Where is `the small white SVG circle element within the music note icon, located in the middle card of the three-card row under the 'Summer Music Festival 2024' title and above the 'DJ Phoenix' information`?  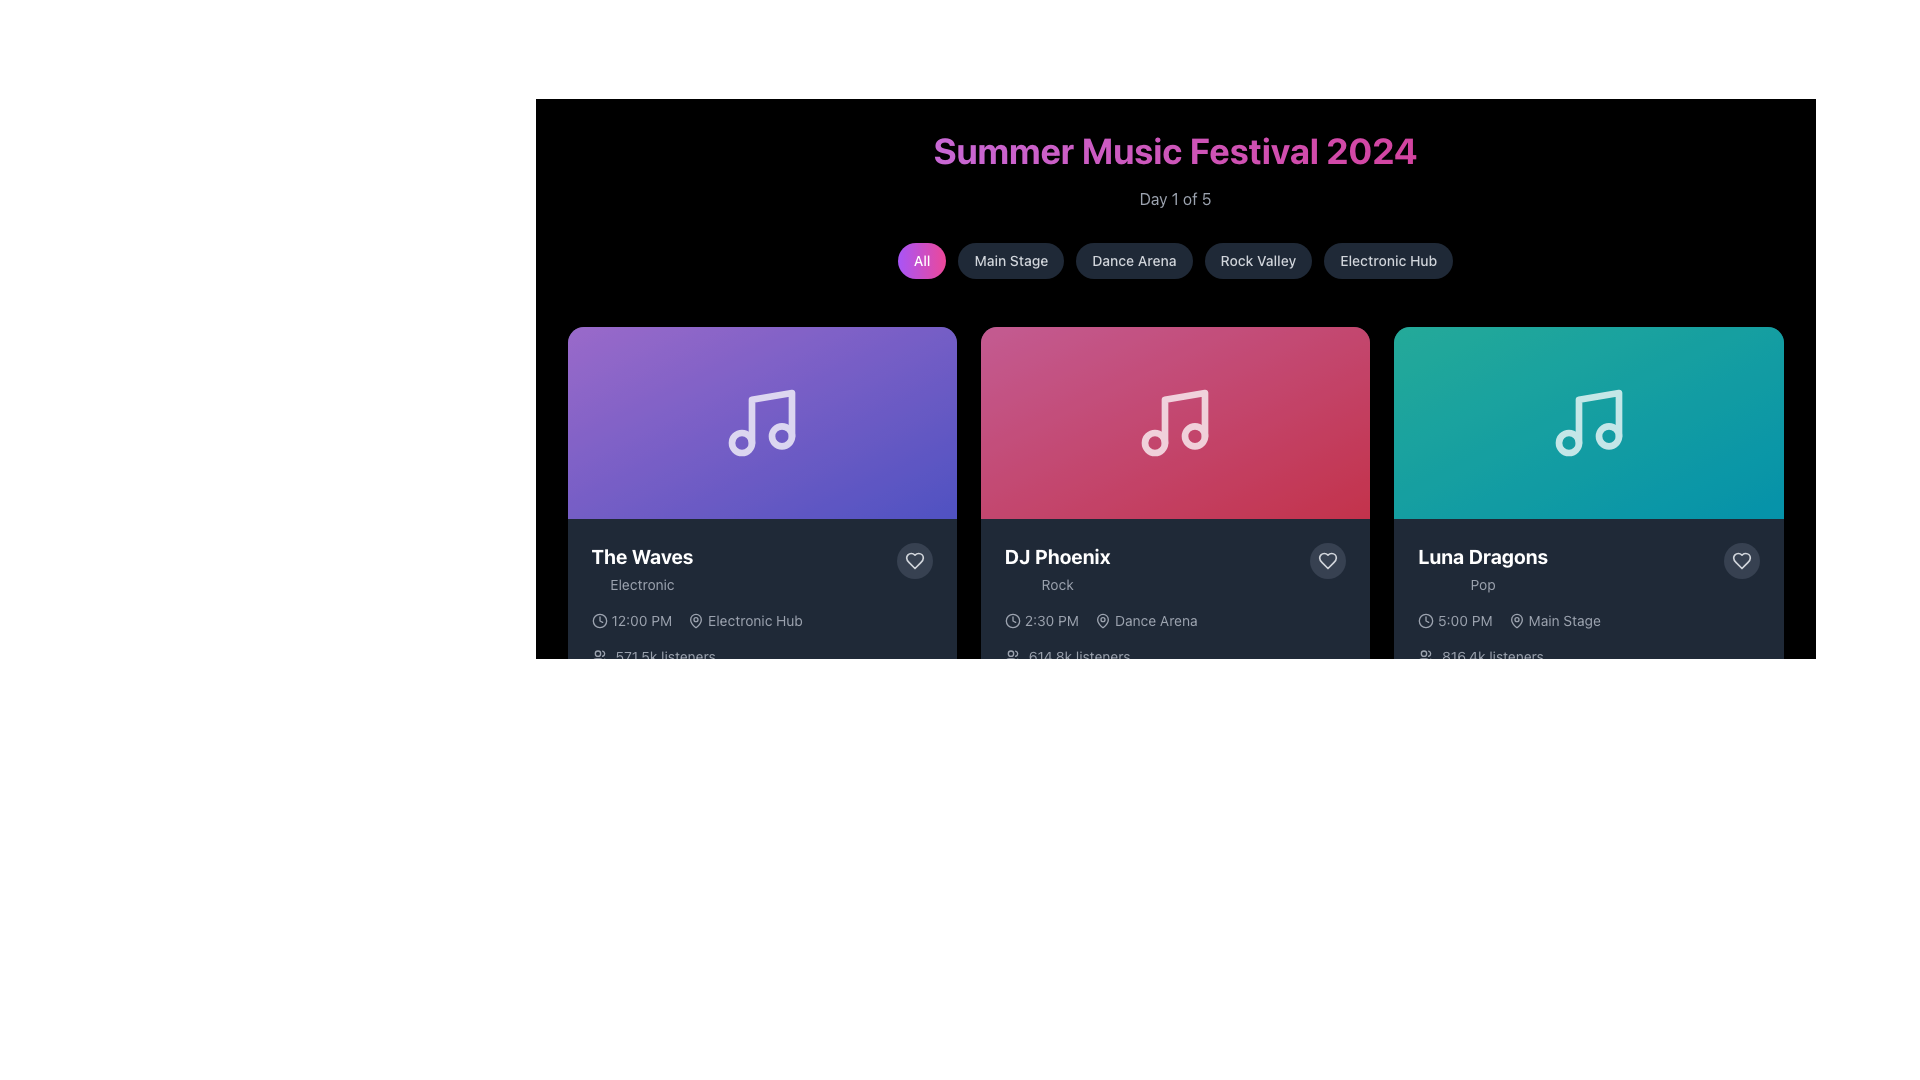 the small white SVG circle element within the music note icon, located in the middle card of the three-card row under the 'Summer Music Festival 2024' title and above the 'DJ Phoenix' information is located at coordinates (1195, 435).